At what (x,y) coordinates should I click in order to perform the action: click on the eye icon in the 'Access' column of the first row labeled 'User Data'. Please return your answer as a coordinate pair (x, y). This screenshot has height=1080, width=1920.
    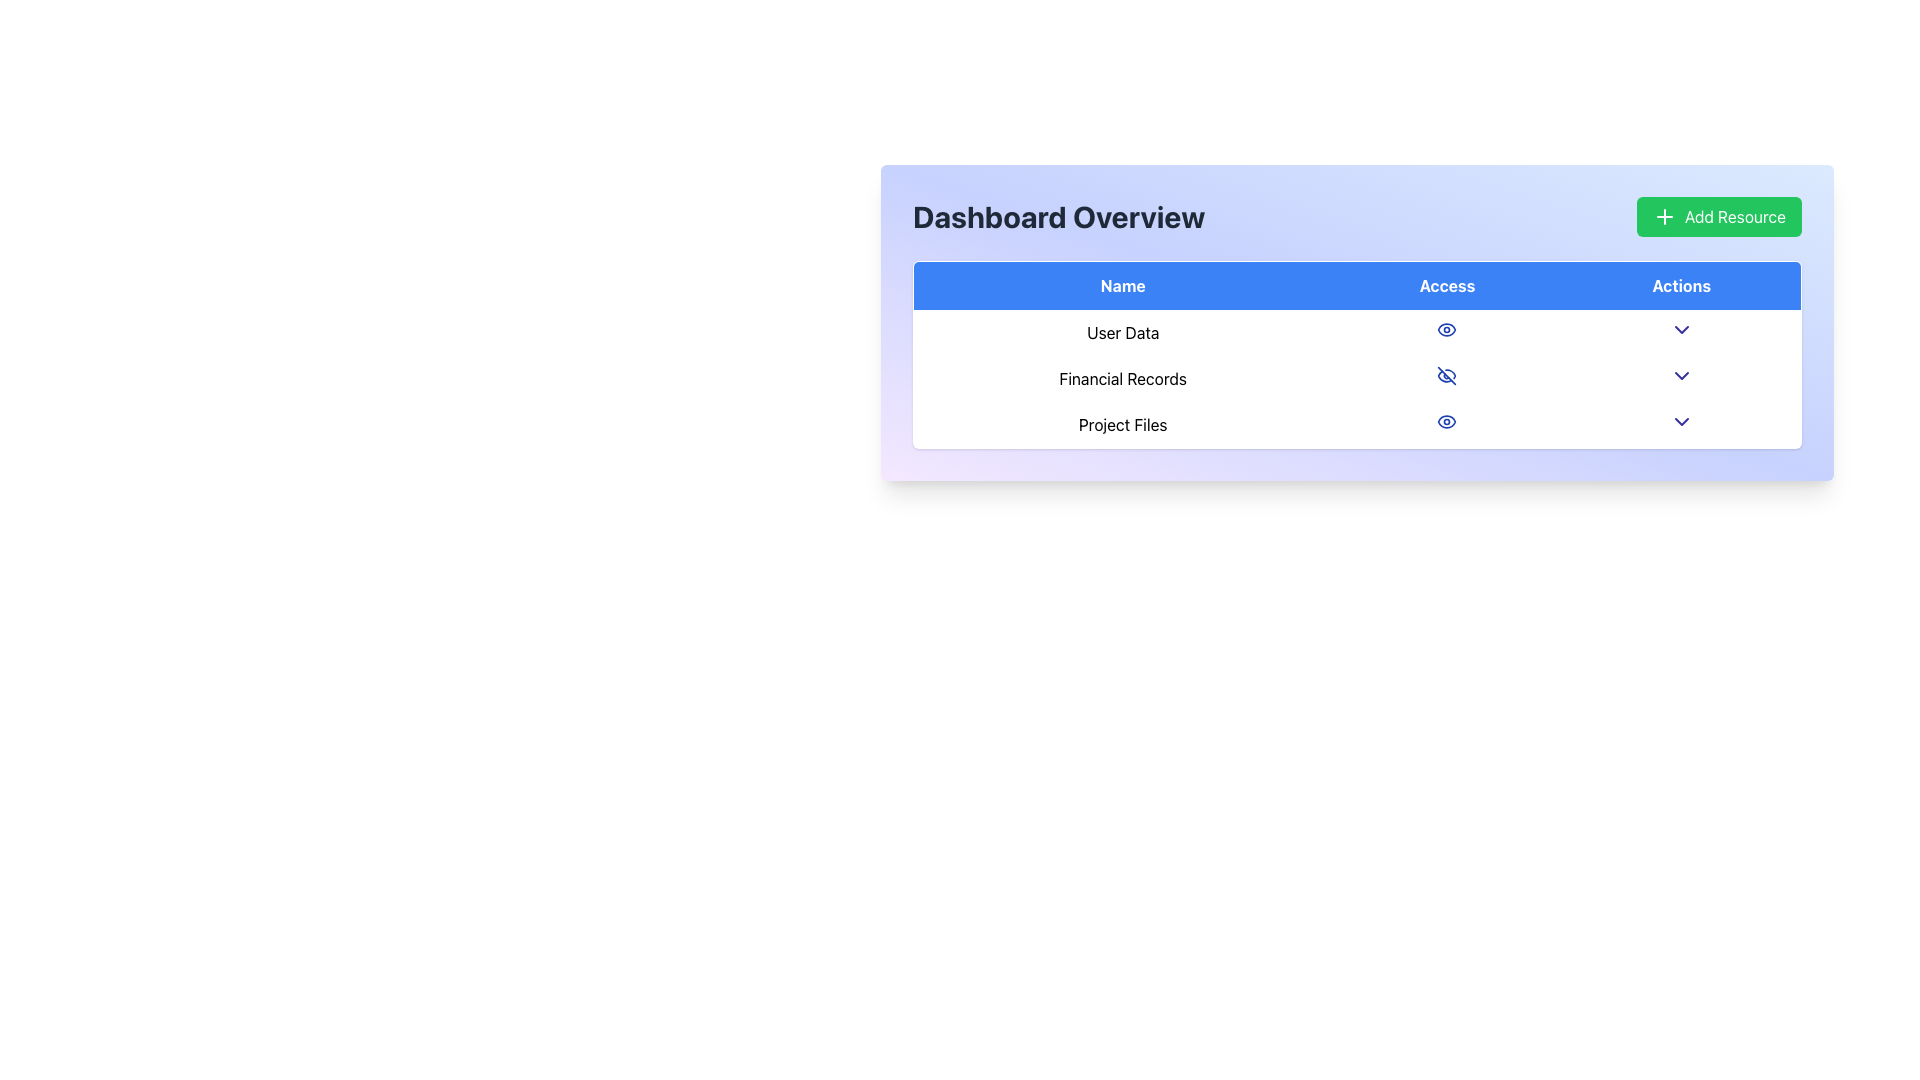
    Looking at the image, I should click on (1447, 329).